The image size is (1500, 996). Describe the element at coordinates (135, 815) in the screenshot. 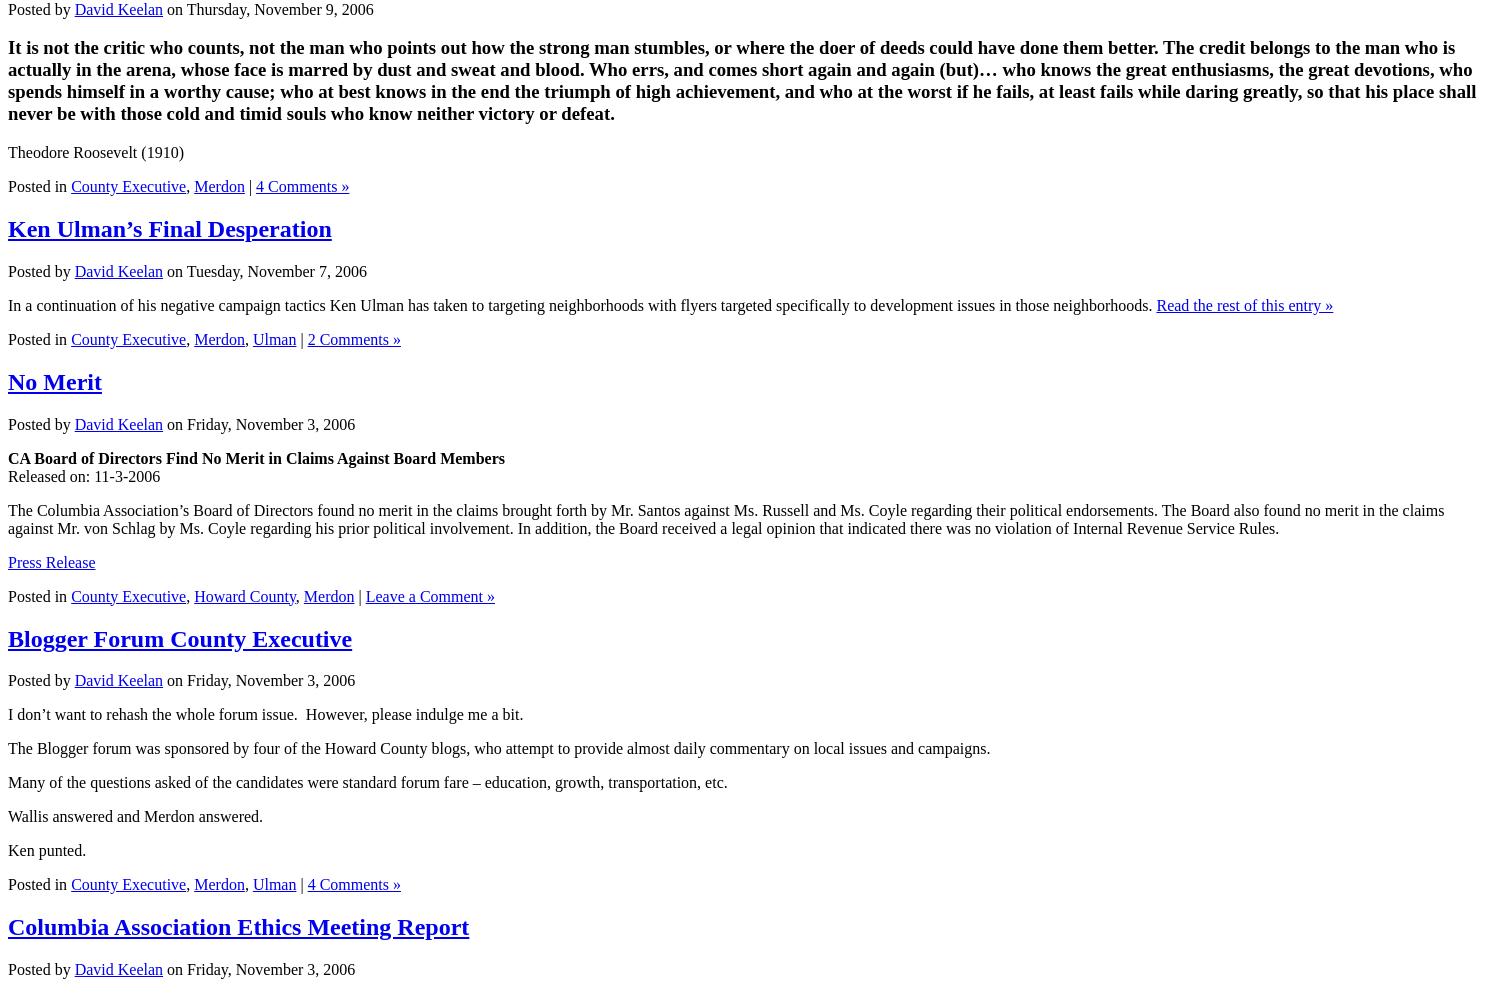

I see `'Wallis answered and Merdon answered.'` at that location.